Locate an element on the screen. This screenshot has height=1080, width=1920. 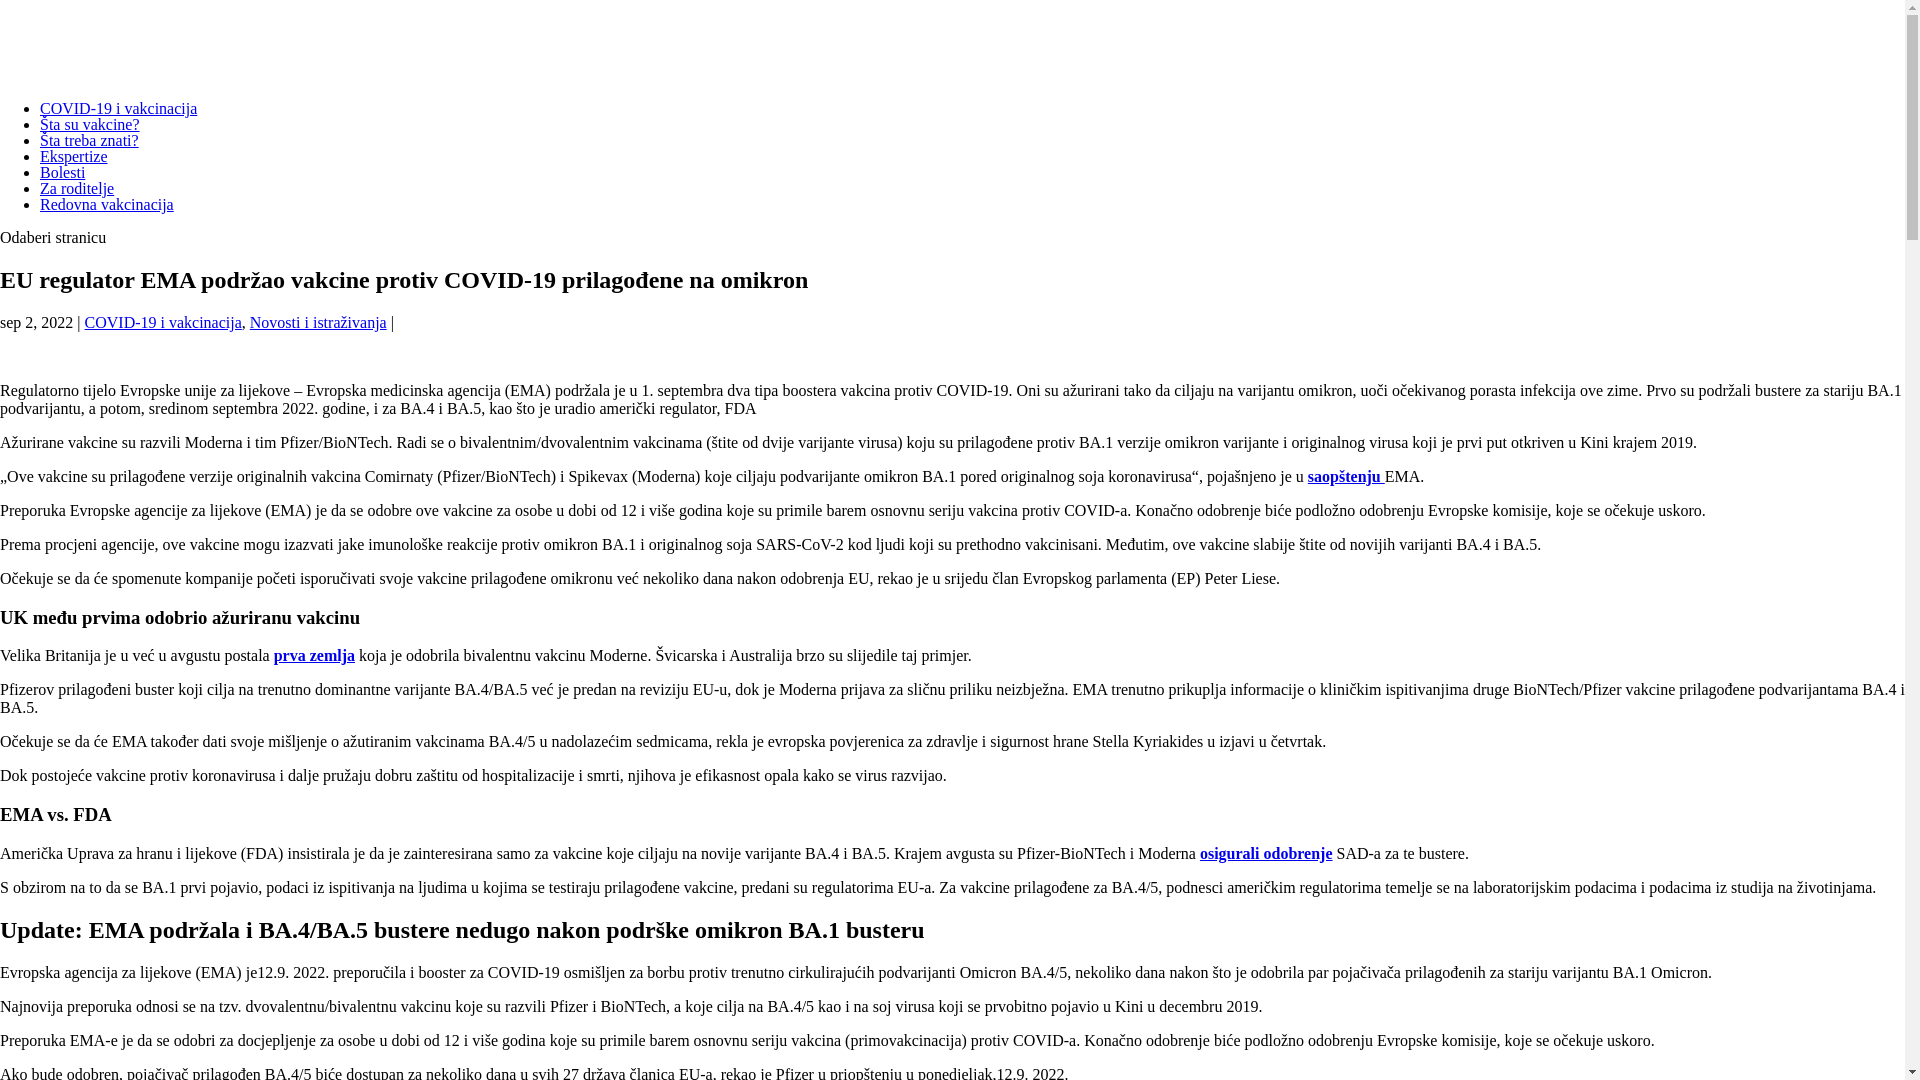
'prva zemlja' is located at coordinates (313, 655).